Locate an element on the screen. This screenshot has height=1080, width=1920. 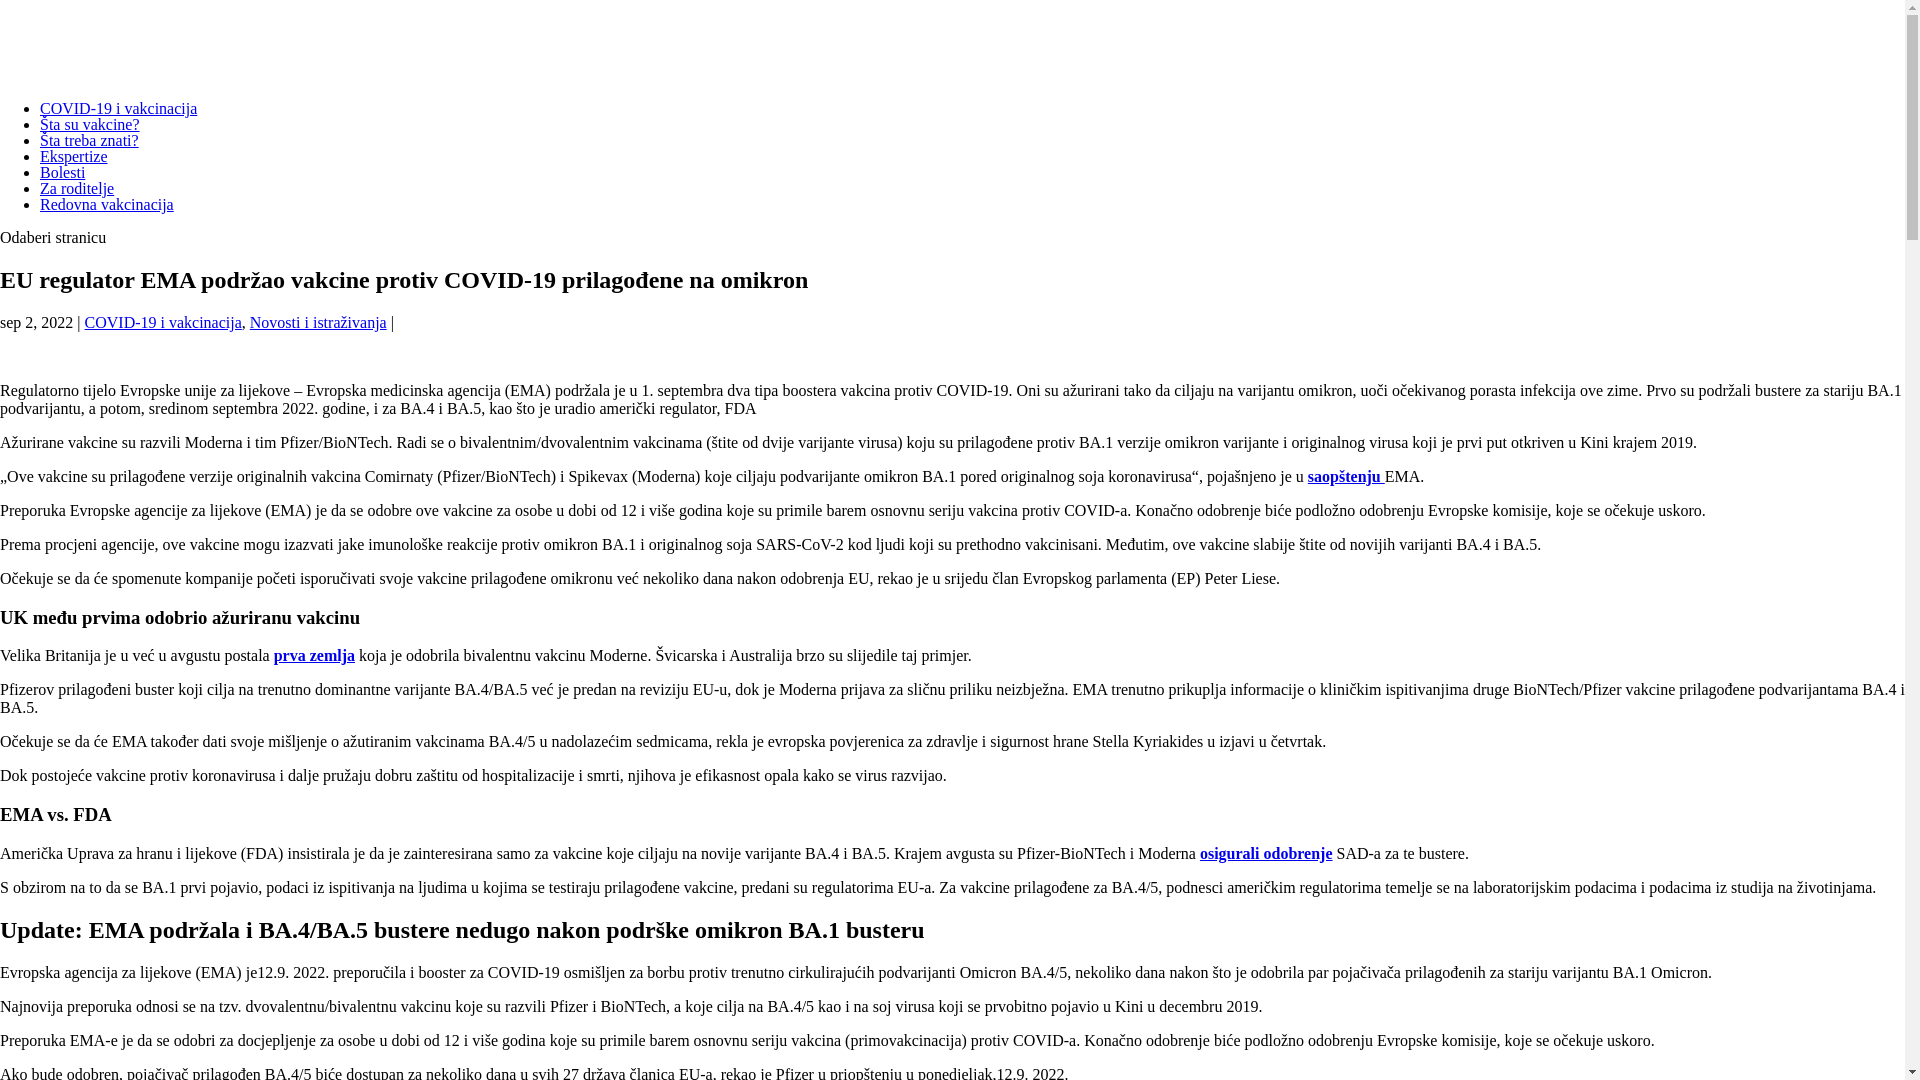
'prva zemlja' is located at coordinates (313, 655).